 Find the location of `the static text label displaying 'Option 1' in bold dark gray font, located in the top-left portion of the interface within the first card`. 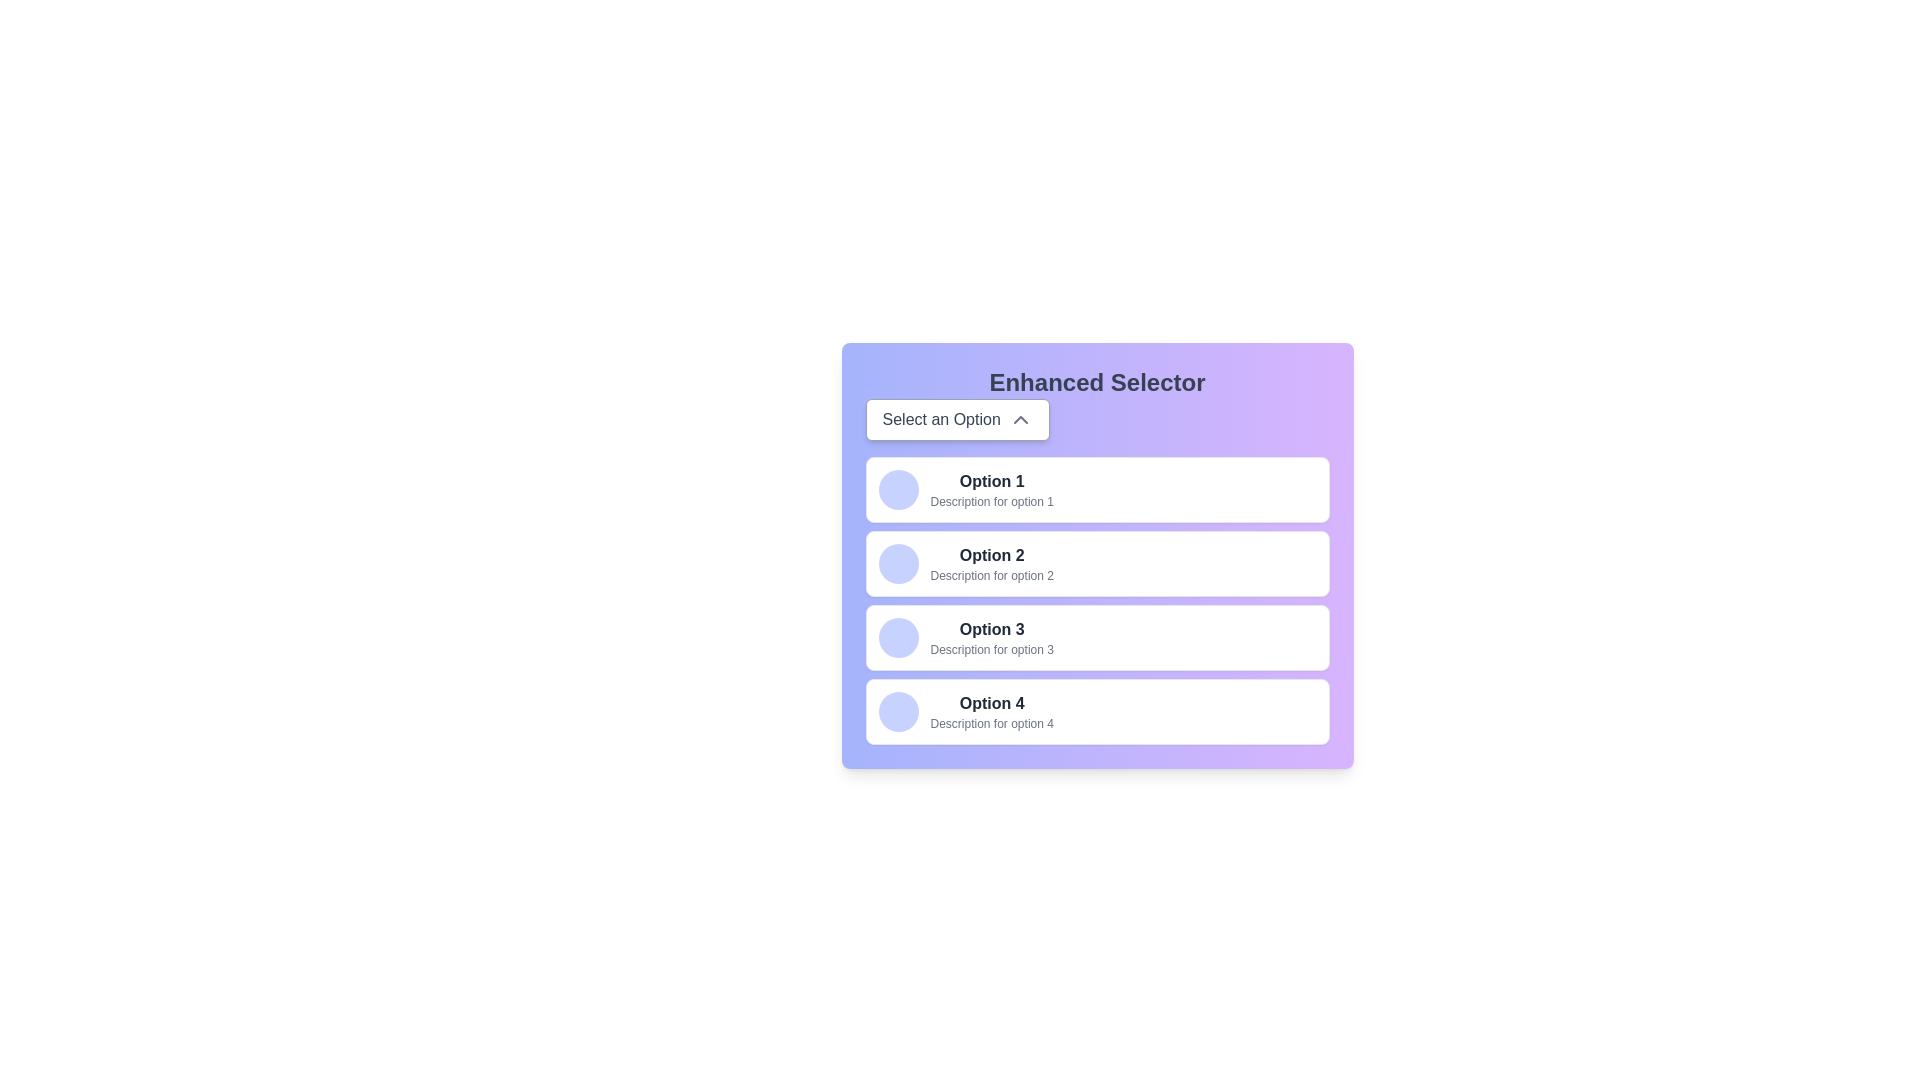

the static text label displaying 'Option 1' in bold dark gray font, located in the top-left portion of the interface within the first card is located at coordinates (992, 482).